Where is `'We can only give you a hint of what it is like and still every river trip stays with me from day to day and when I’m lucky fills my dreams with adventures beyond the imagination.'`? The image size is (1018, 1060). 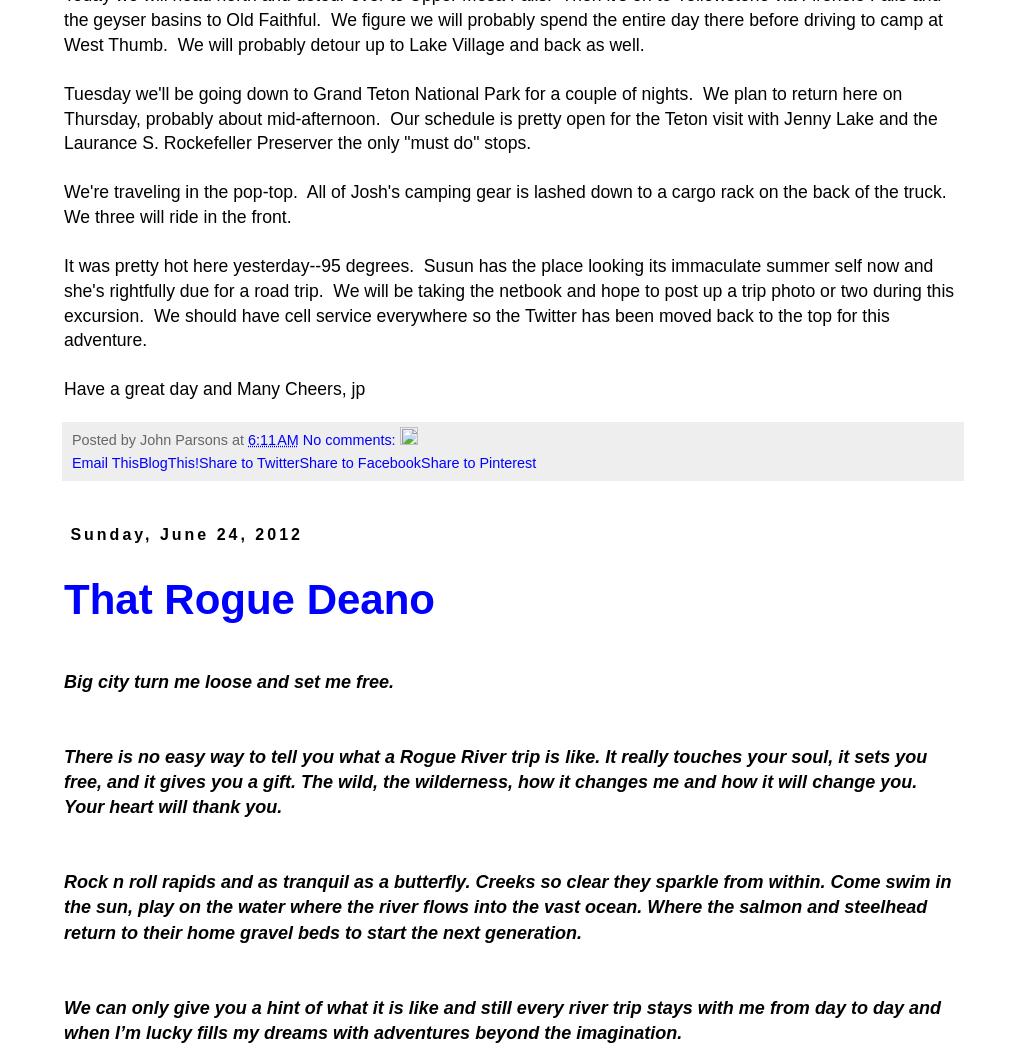 'We can only give you a hint of what it is like and still every river trip stays with me from day to day and when I’m lucky fills my dreams with adventures beyond the imagination.' is located at coordinates (64, 1018).